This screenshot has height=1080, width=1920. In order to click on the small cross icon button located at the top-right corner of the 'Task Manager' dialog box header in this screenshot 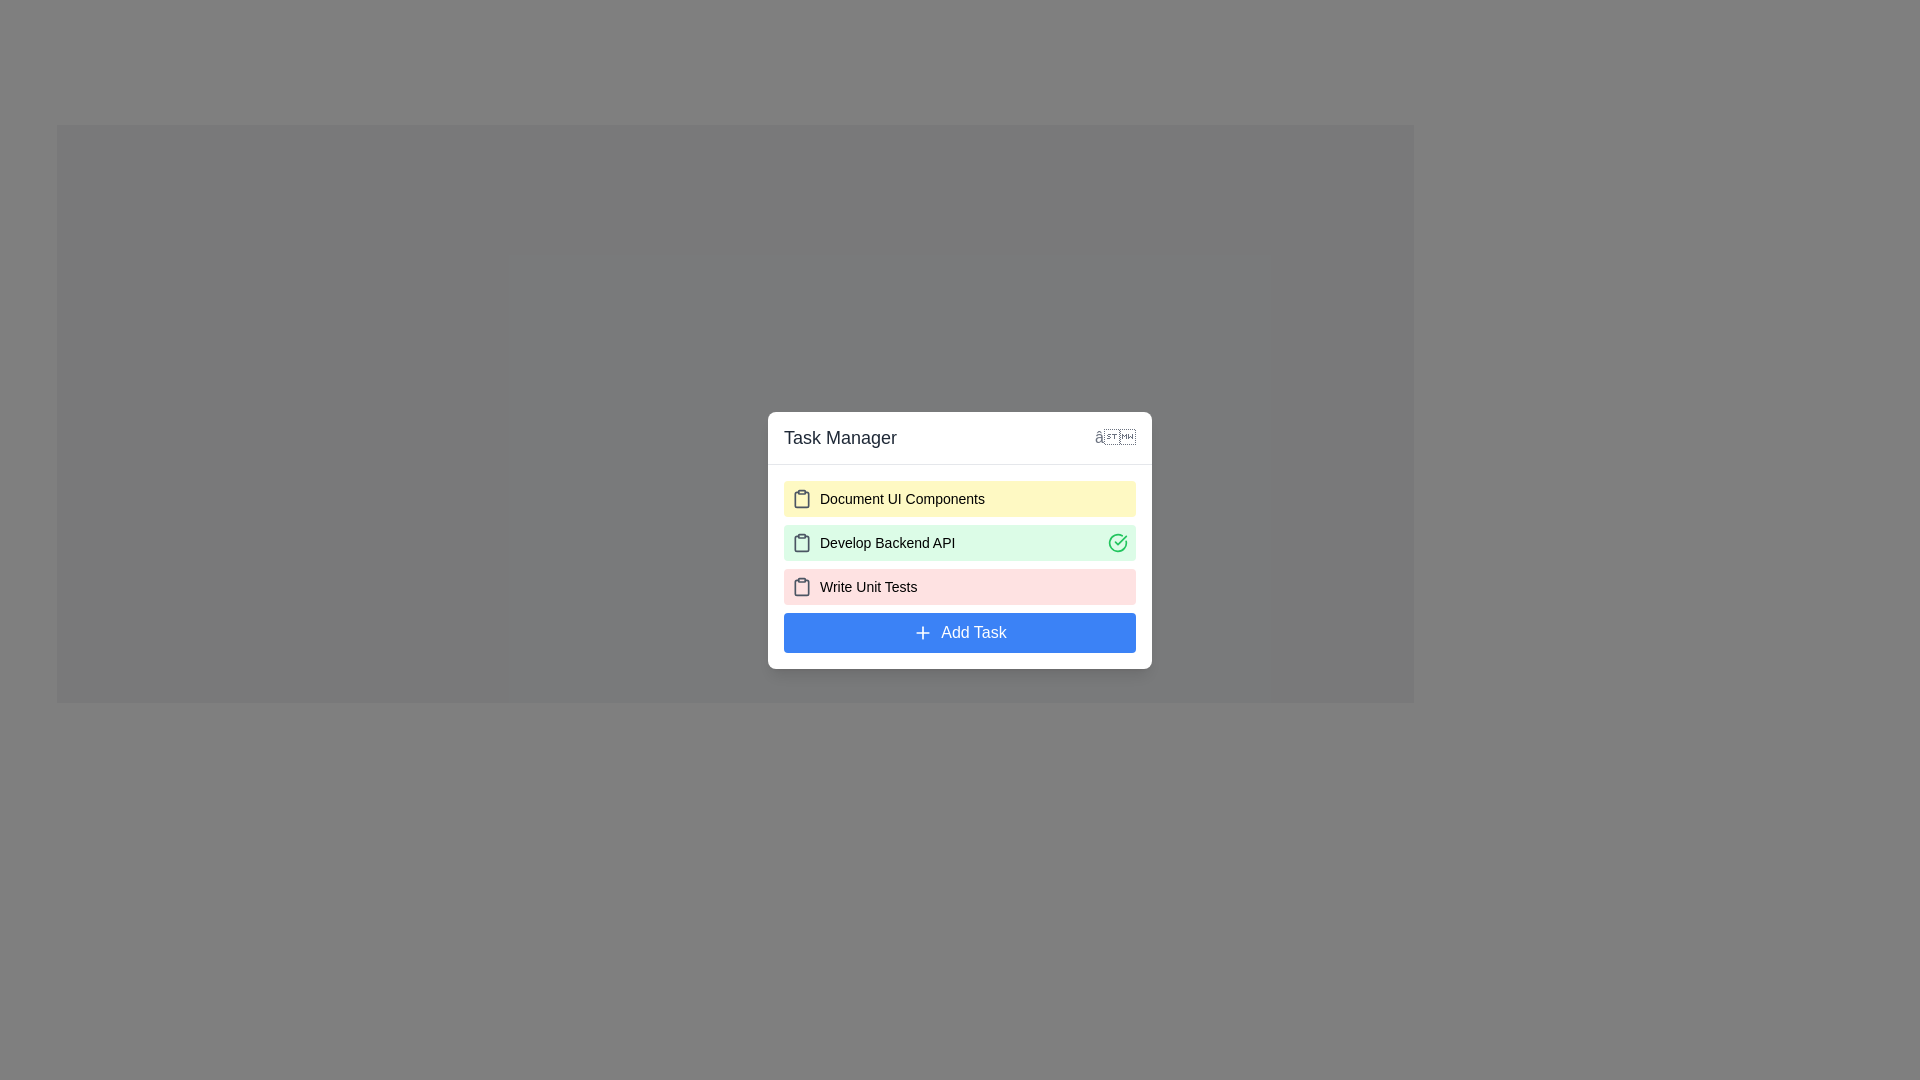, I will do `click(1114, 436)`.